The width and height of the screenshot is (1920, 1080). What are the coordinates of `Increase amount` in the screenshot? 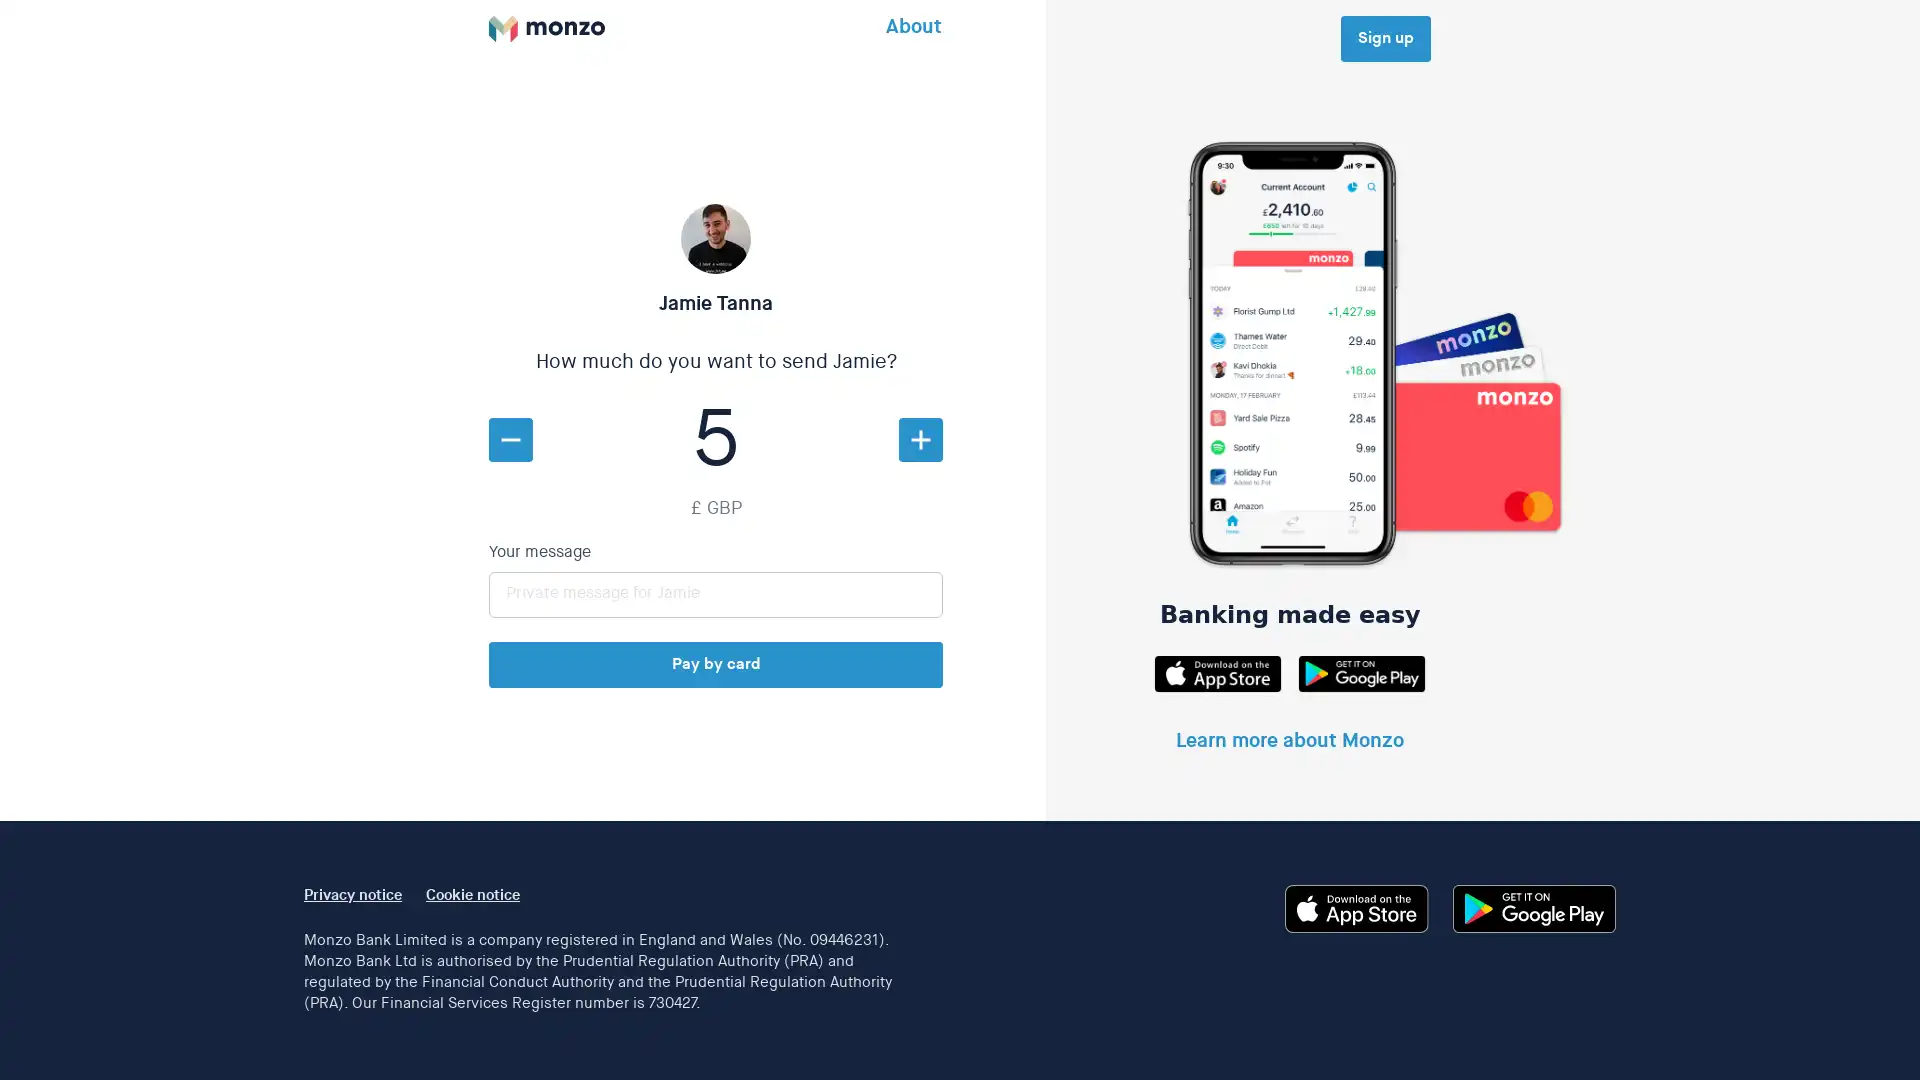 It's located at (920, 438).